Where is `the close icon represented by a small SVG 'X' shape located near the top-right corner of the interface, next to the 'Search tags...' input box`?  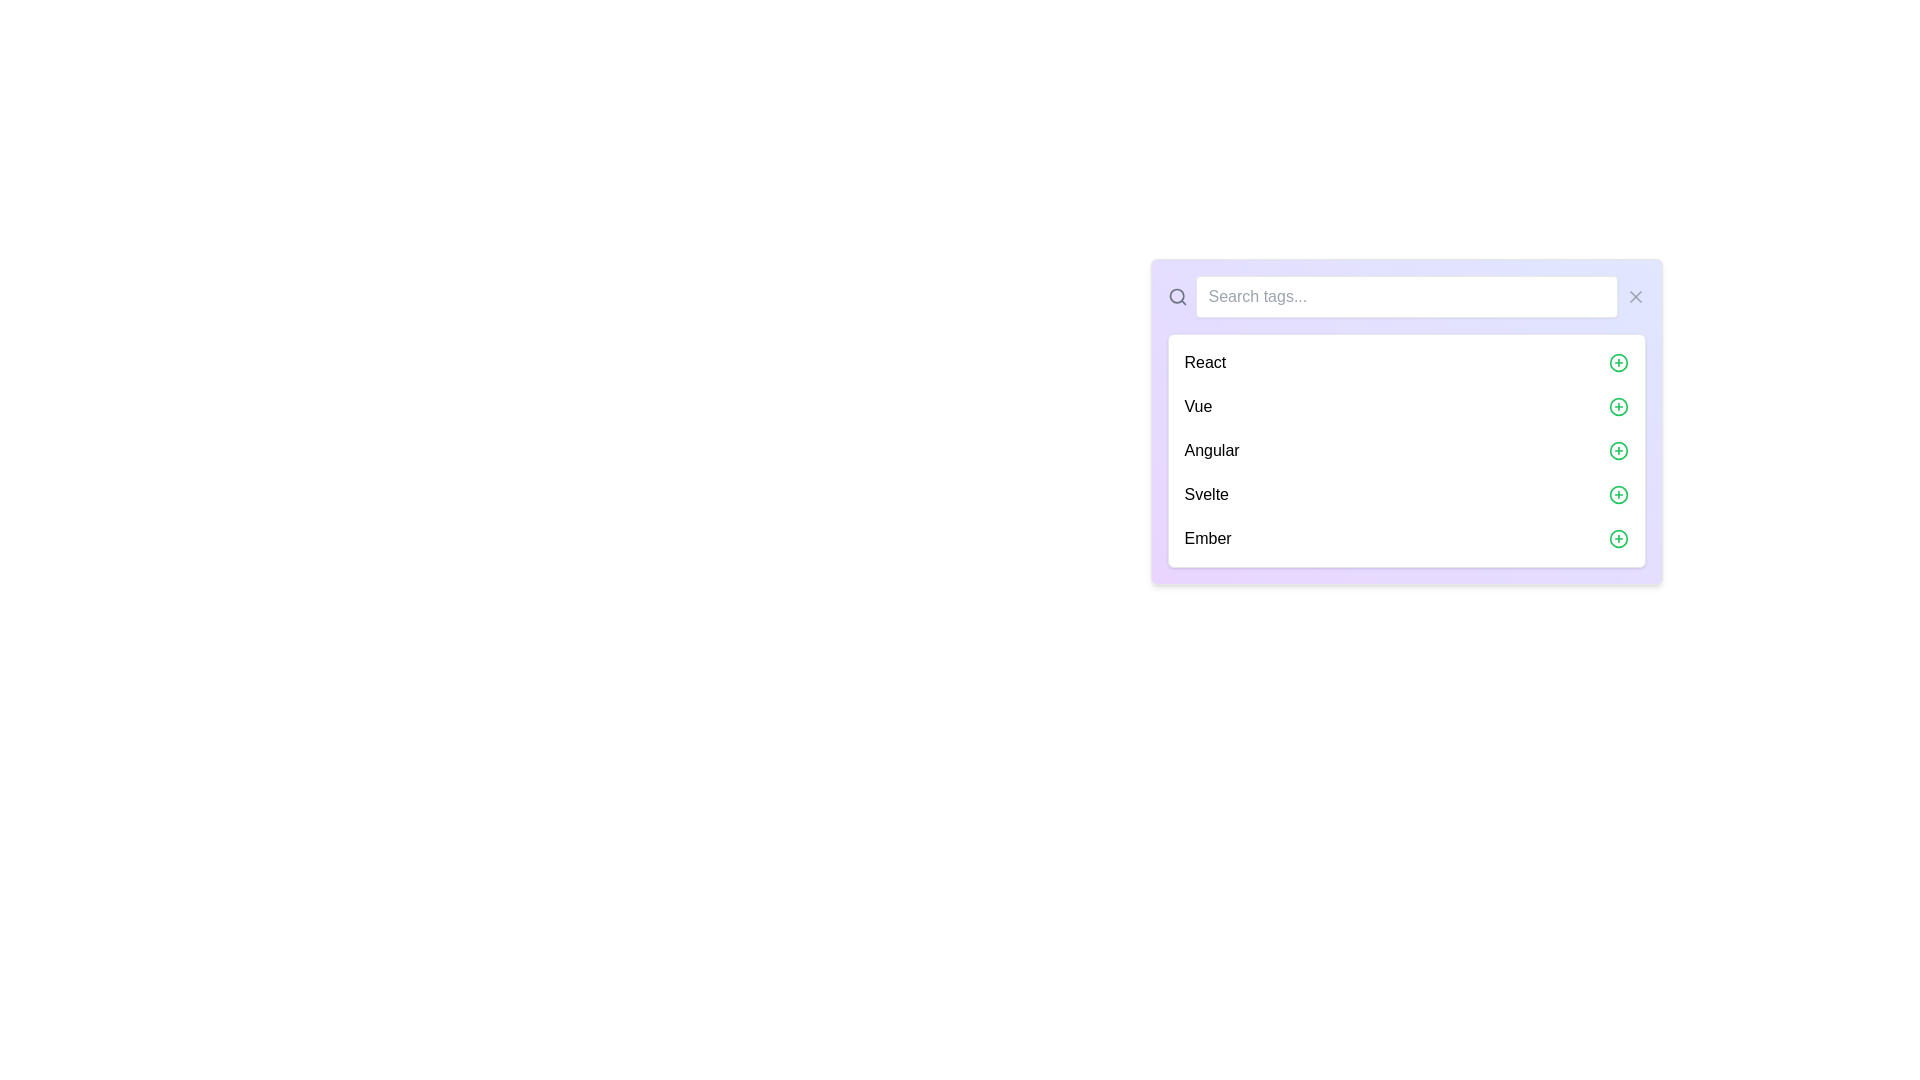 the close icon represented by a small SVG 'X' shape located near the top-right corner of the interface, next to the 'Search tags...' input box is located at coordinates (1635, 297).